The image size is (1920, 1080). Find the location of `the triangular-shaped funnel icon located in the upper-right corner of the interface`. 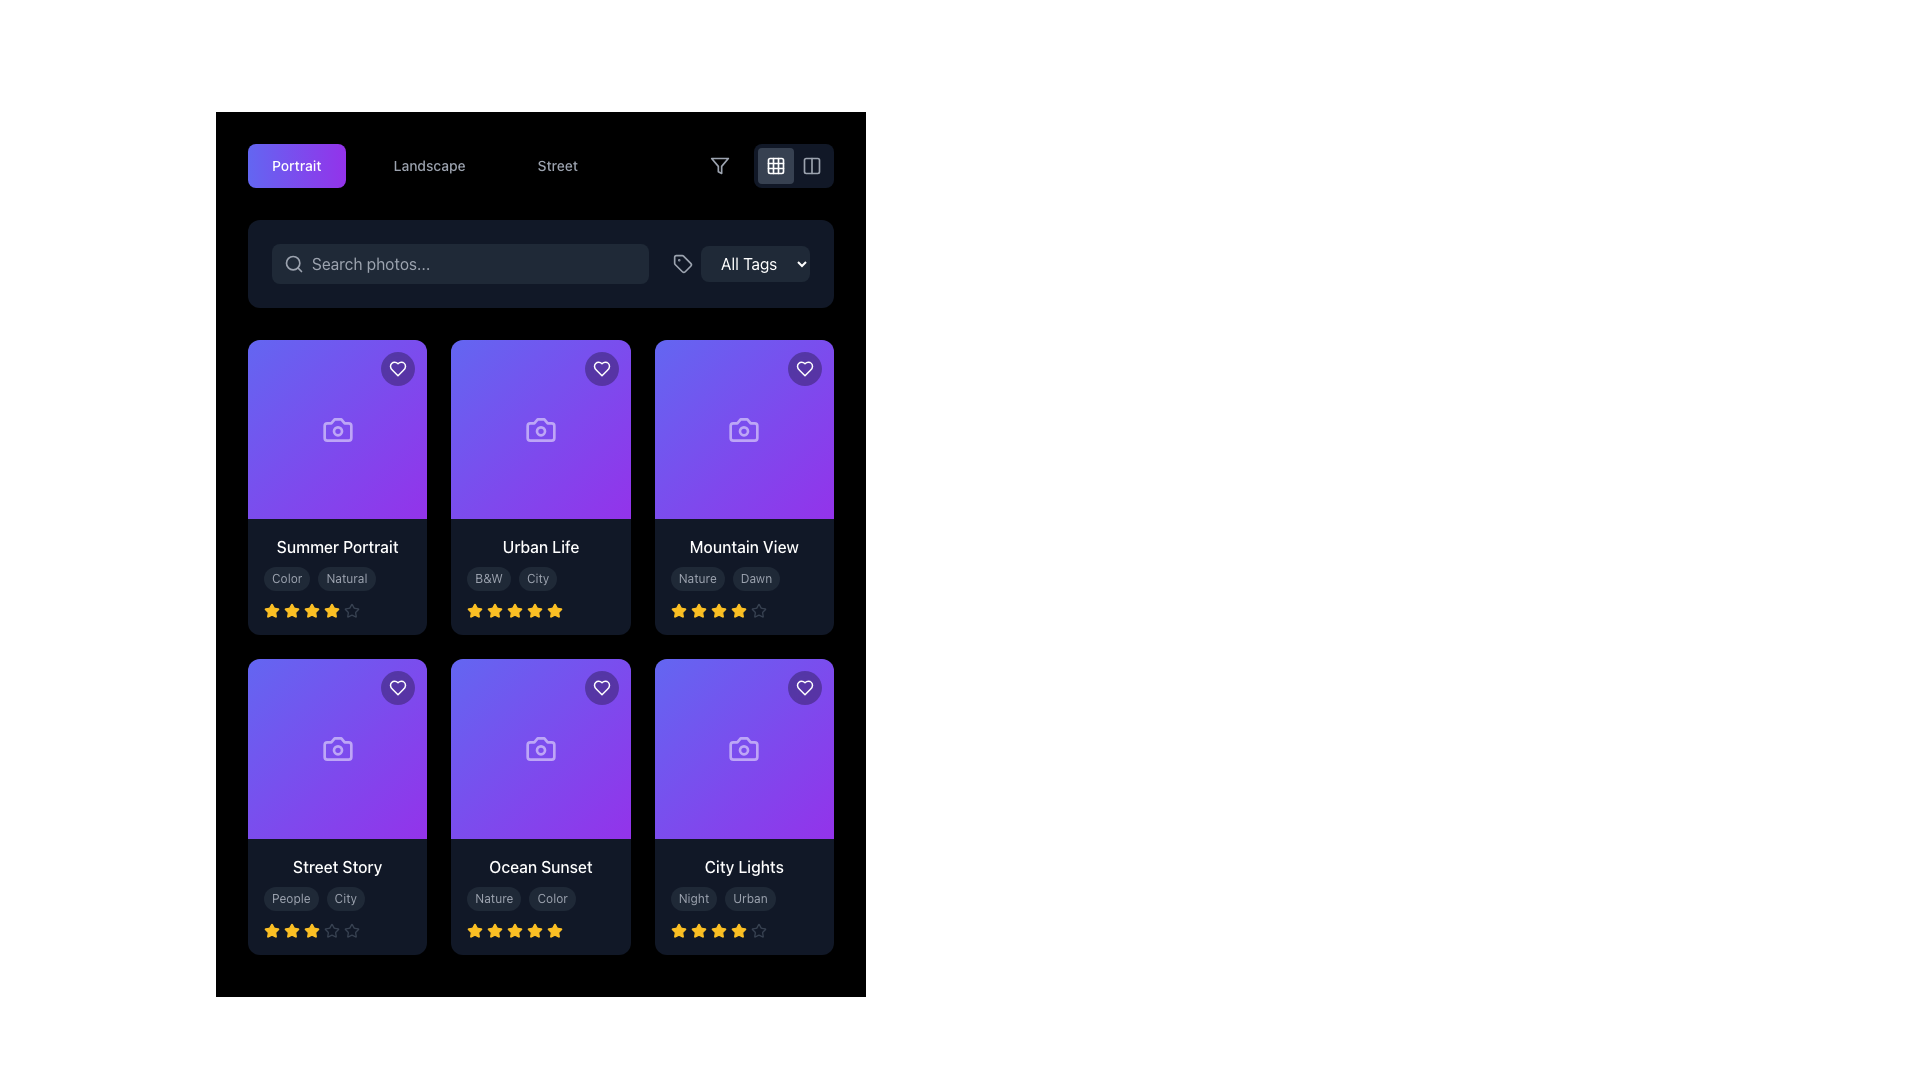

the triangular-shaped funnel icon located in the upper-right corner of the interface is located at coordinates (720, 164).